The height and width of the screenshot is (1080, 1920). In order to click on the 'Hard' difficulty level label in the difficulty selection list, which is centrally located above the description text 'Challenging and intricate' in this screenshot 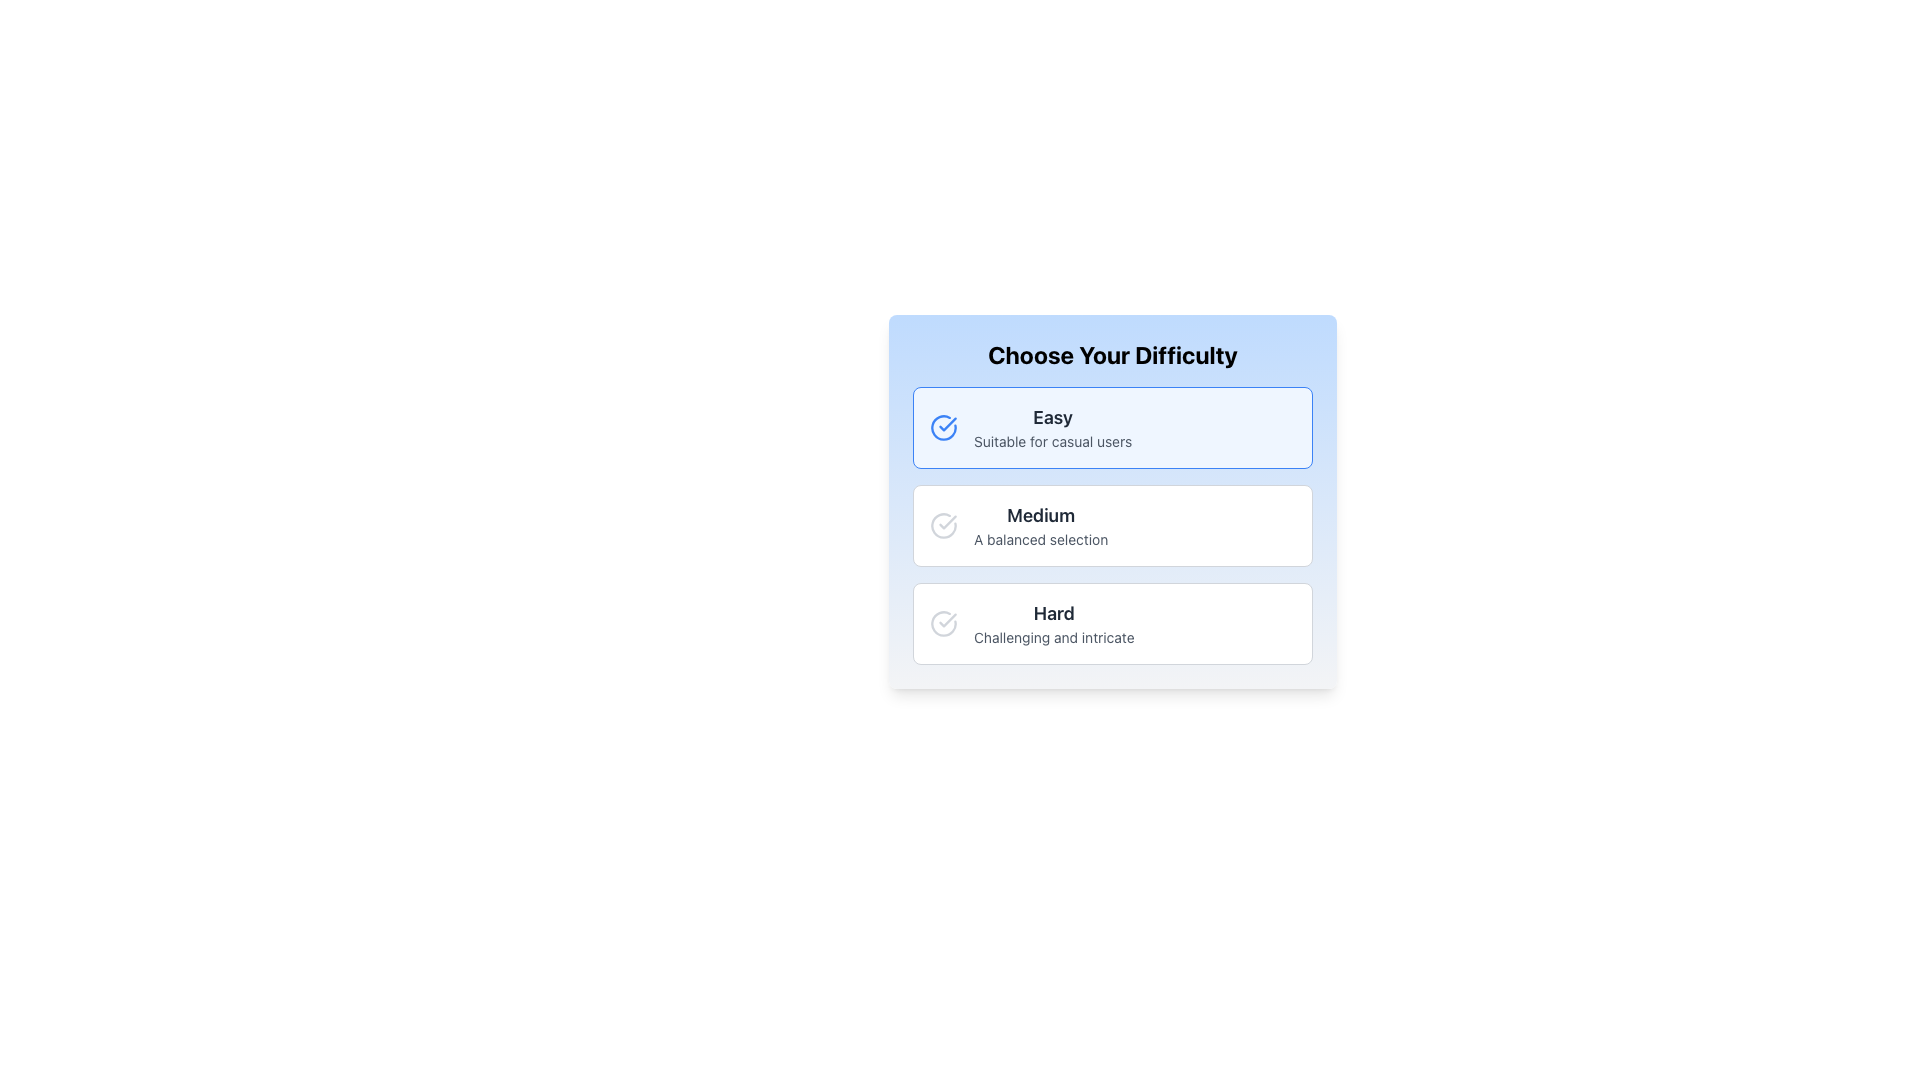, I will do `click(1053, 612)`.